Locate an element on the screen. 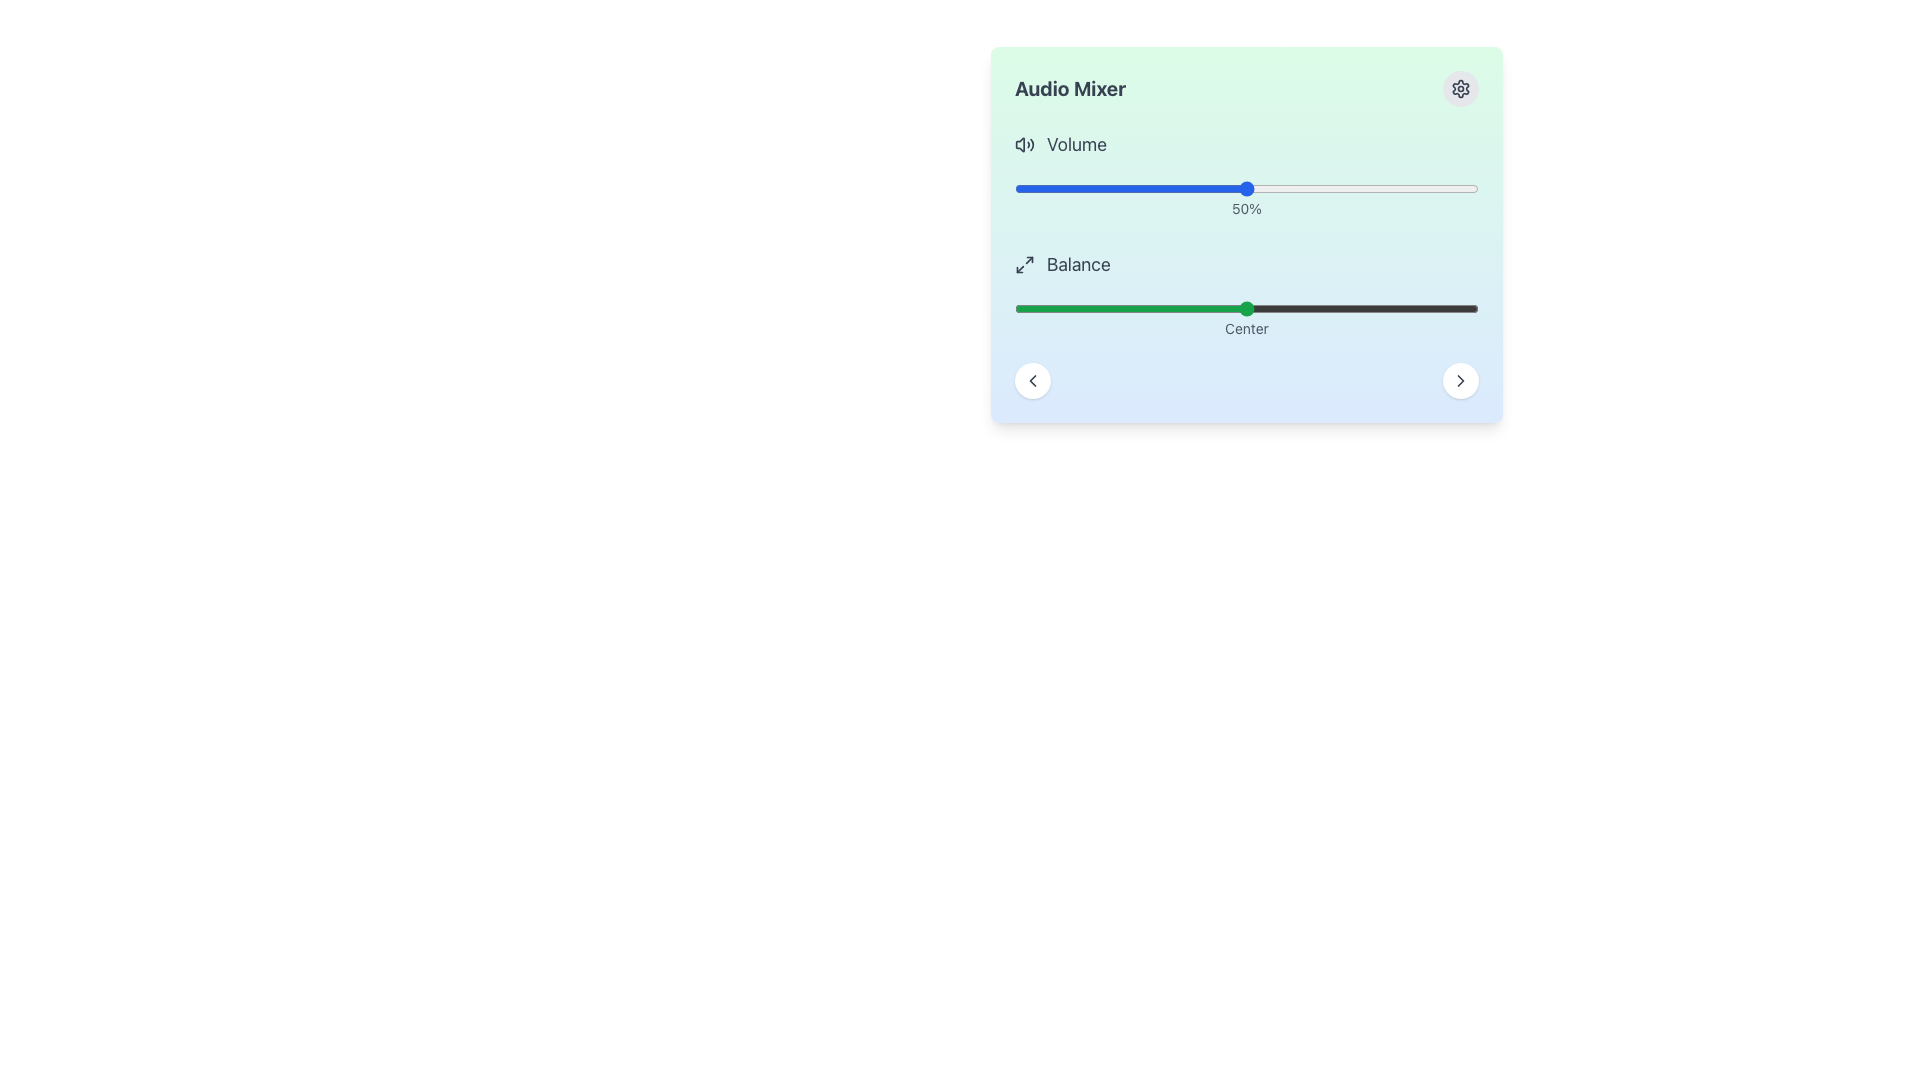 Image resolution: width=1920 pixels, height=1080 pixels. the icon representing the functionality for adjusting or restoring the balance in the 'Audio Mixer' interface is located at coordinates (1025, 264).